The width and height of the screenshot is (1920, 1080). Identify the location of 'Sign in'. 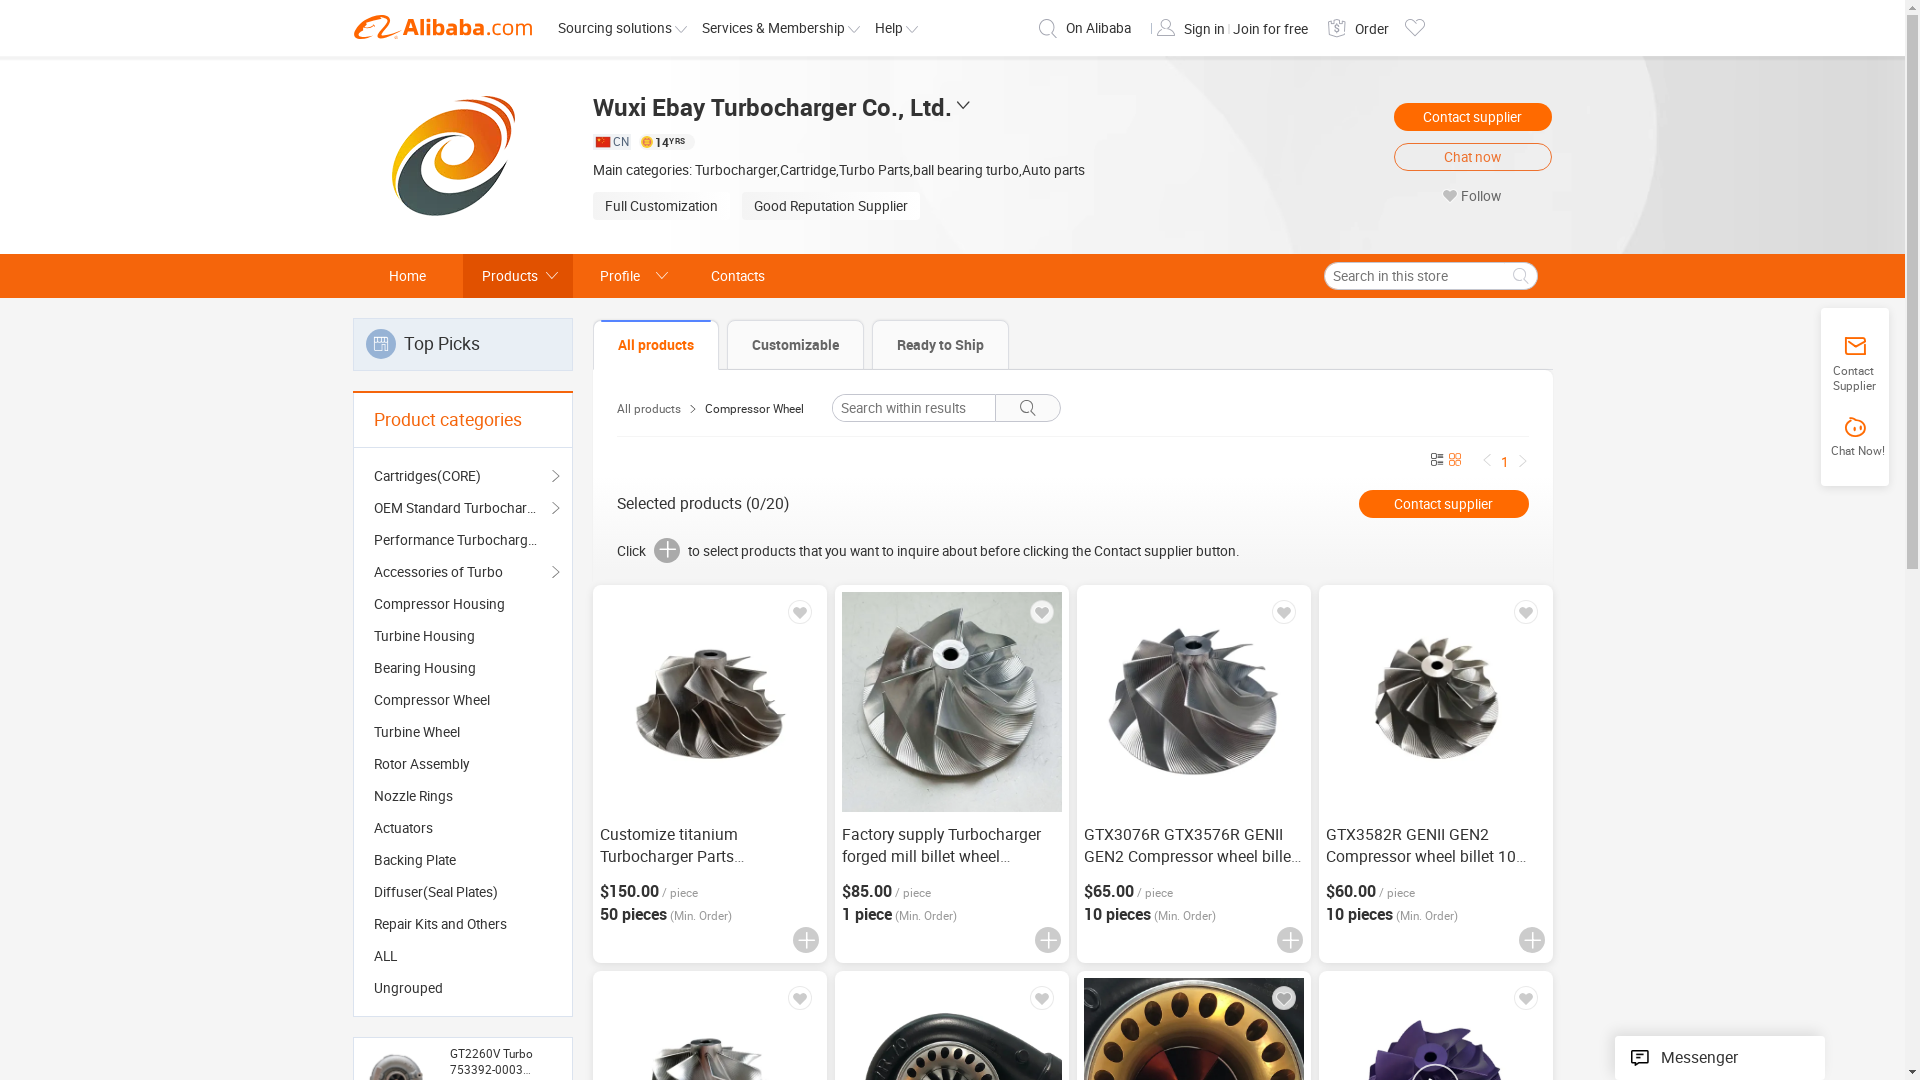
(1204, 29).